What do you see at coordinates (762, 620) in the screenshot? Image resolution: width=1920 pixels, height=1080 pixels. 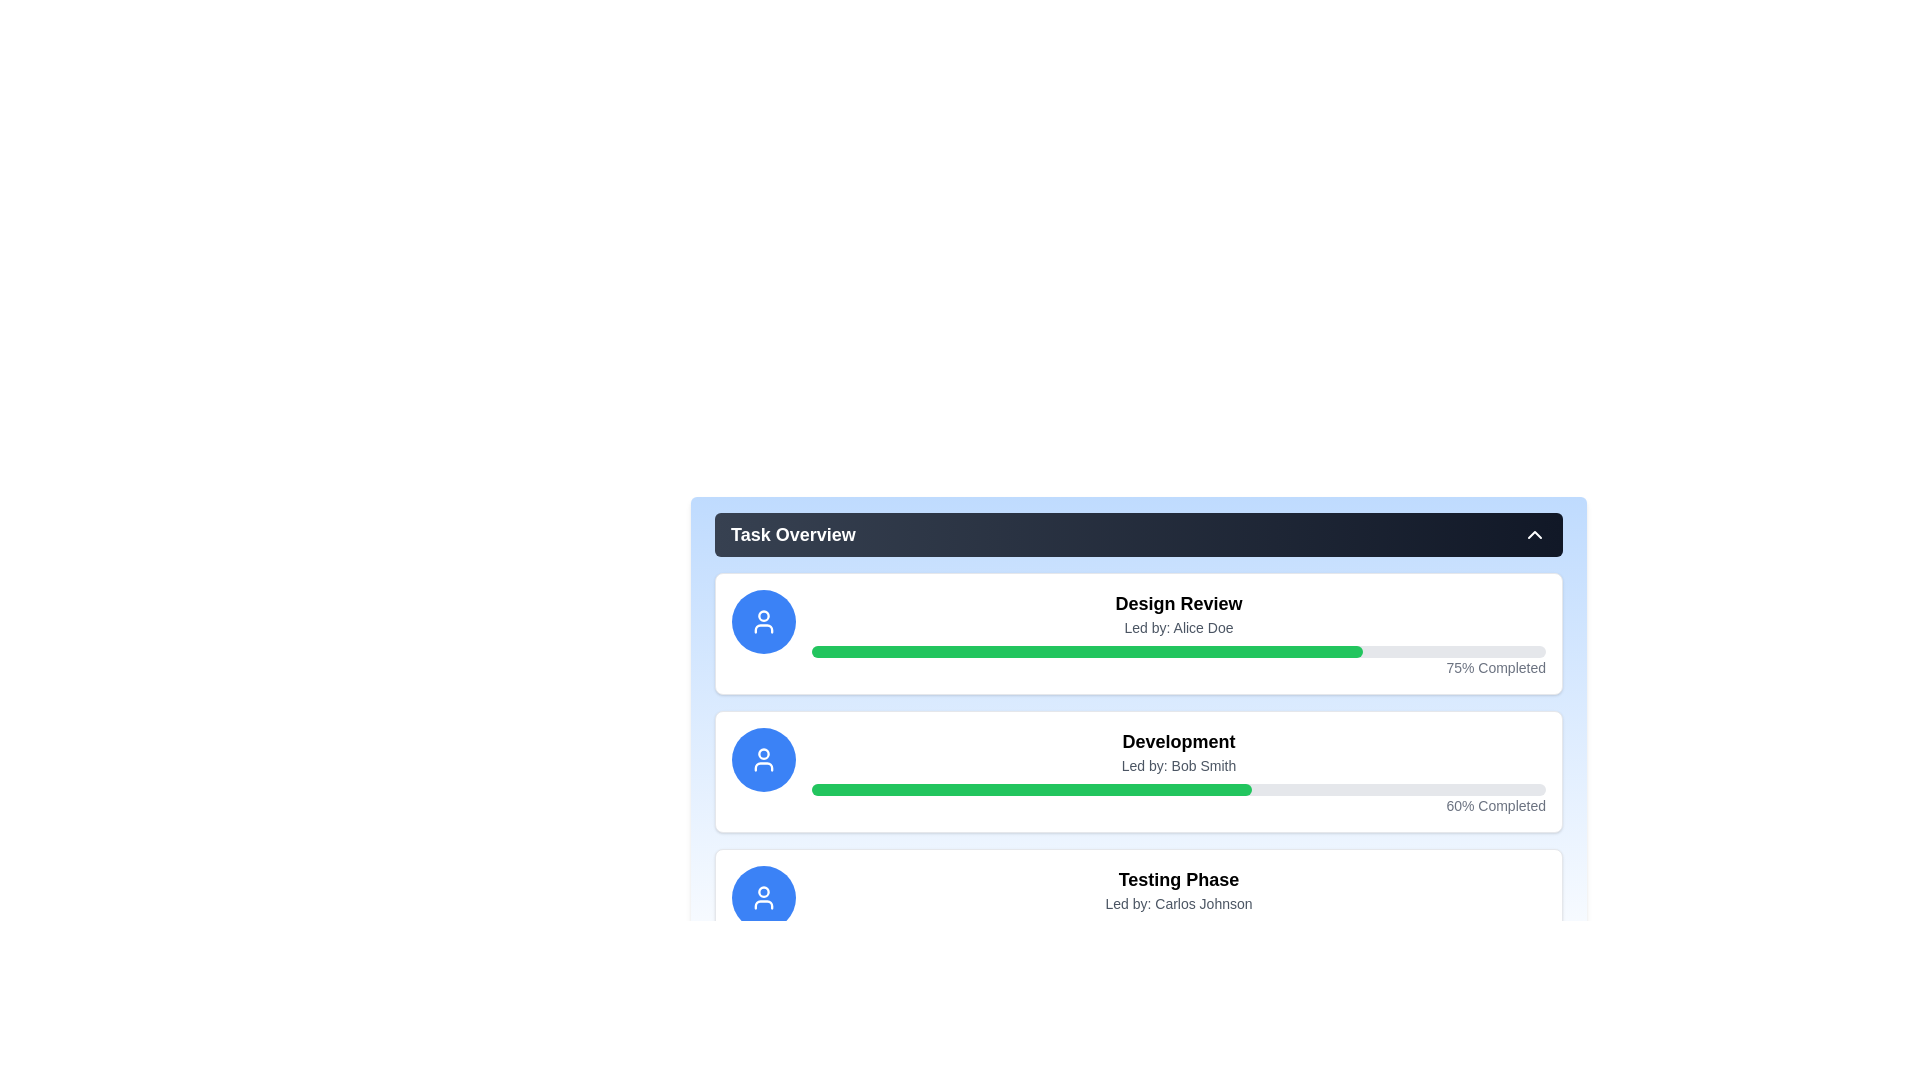 I see `the user icon representing the leader in the 'Design Review' card, located to the left of the text 'Led by: Alice Doe'` at bounding box center [762, 620].